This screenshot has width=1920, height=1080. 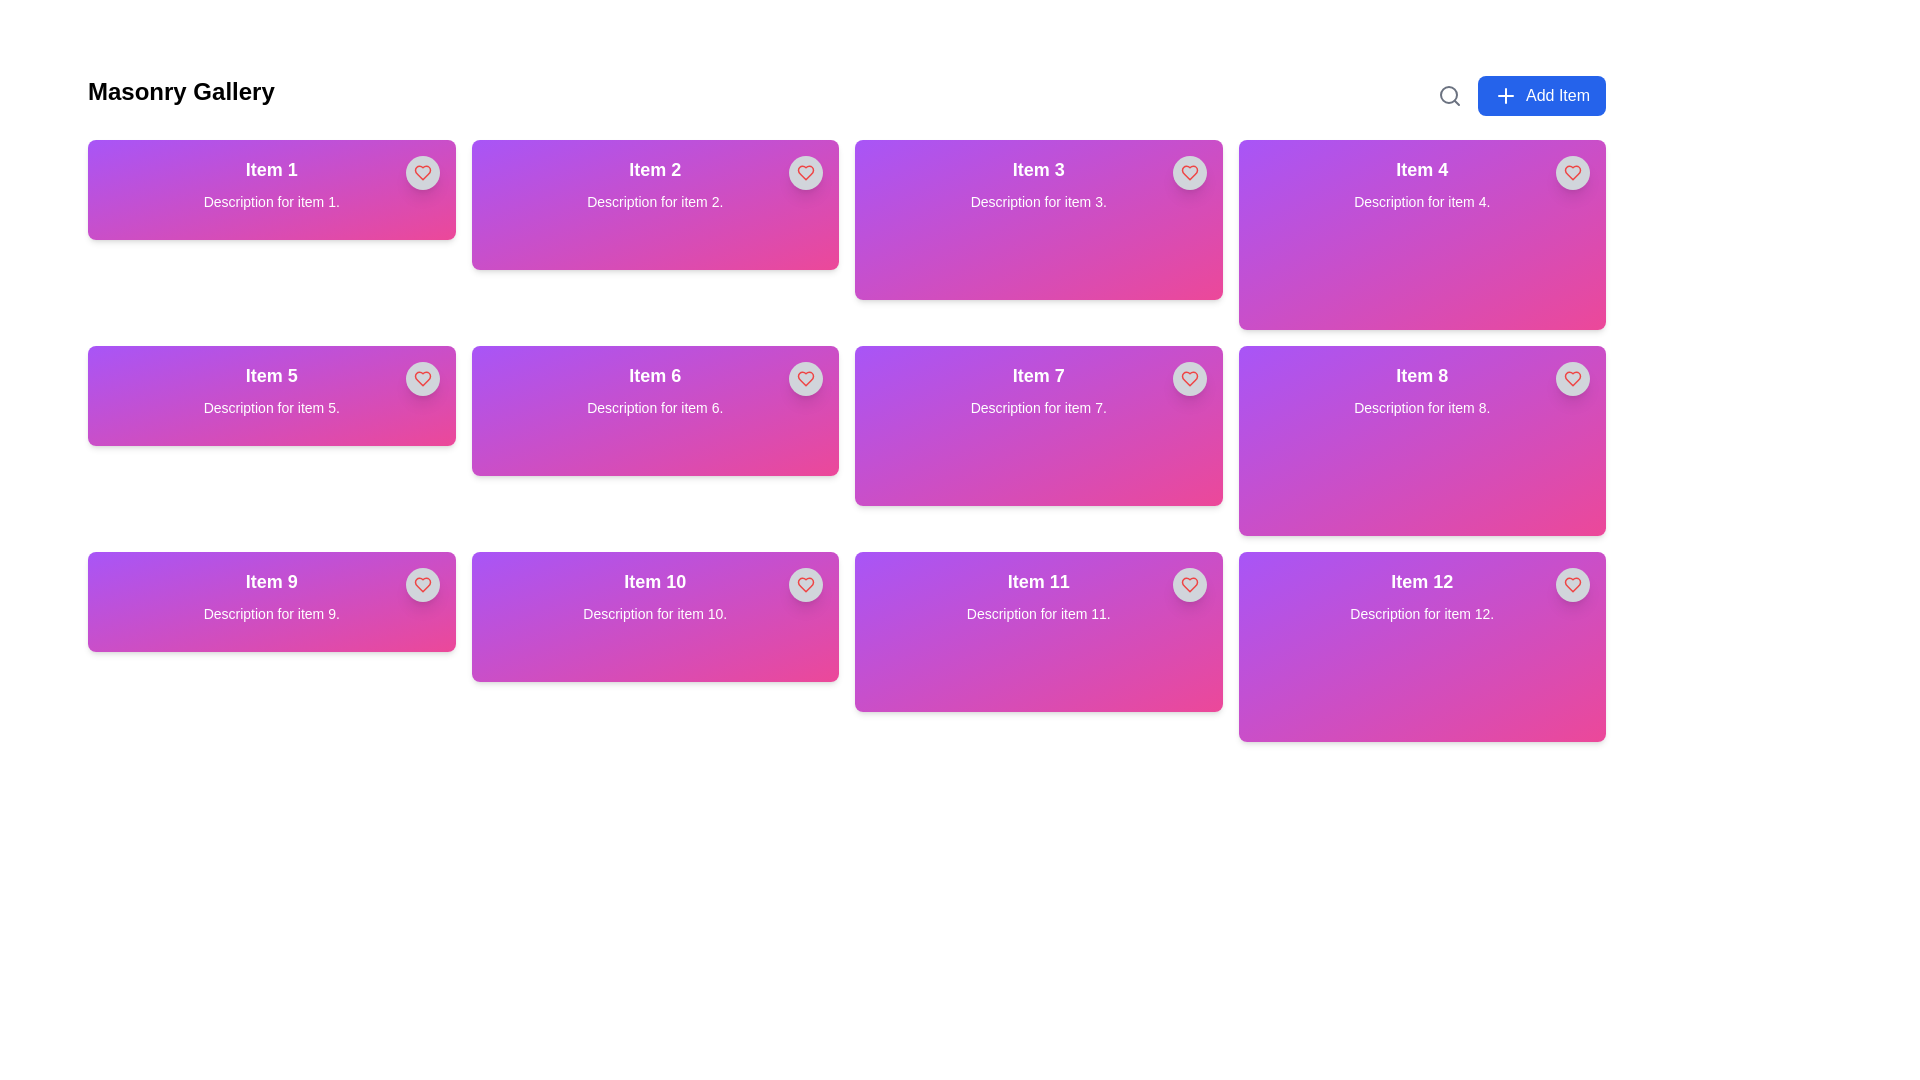 I want to click on the heart-shaped icon within the circular button located at the top-right corner of the card labeled 'Item 7: Description for item 7.', so click(x=1189, y=378).